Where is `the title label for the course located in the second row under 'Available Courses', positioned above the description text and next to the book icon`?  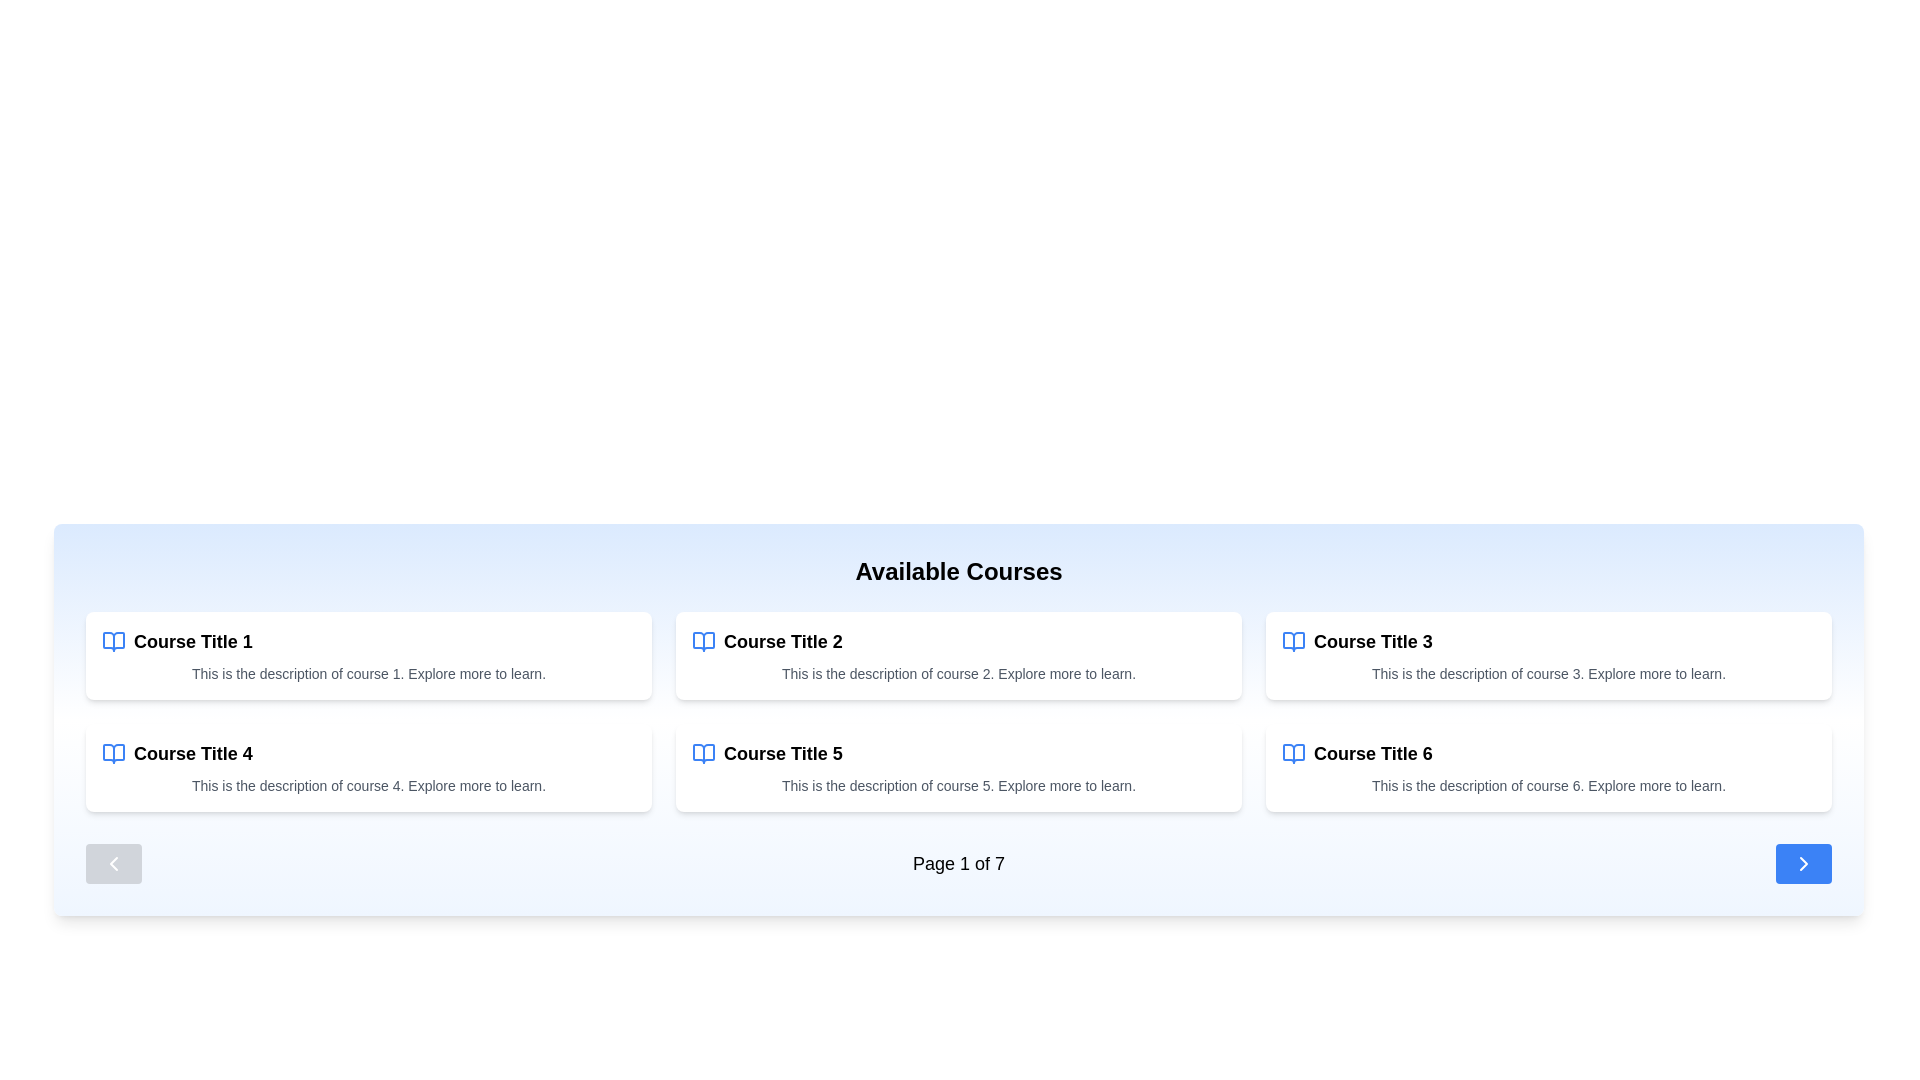 the title label for the course located in the second row under 'Available Courses', positioned above the description text and next to the book icon is located at coordinates (193, 753).